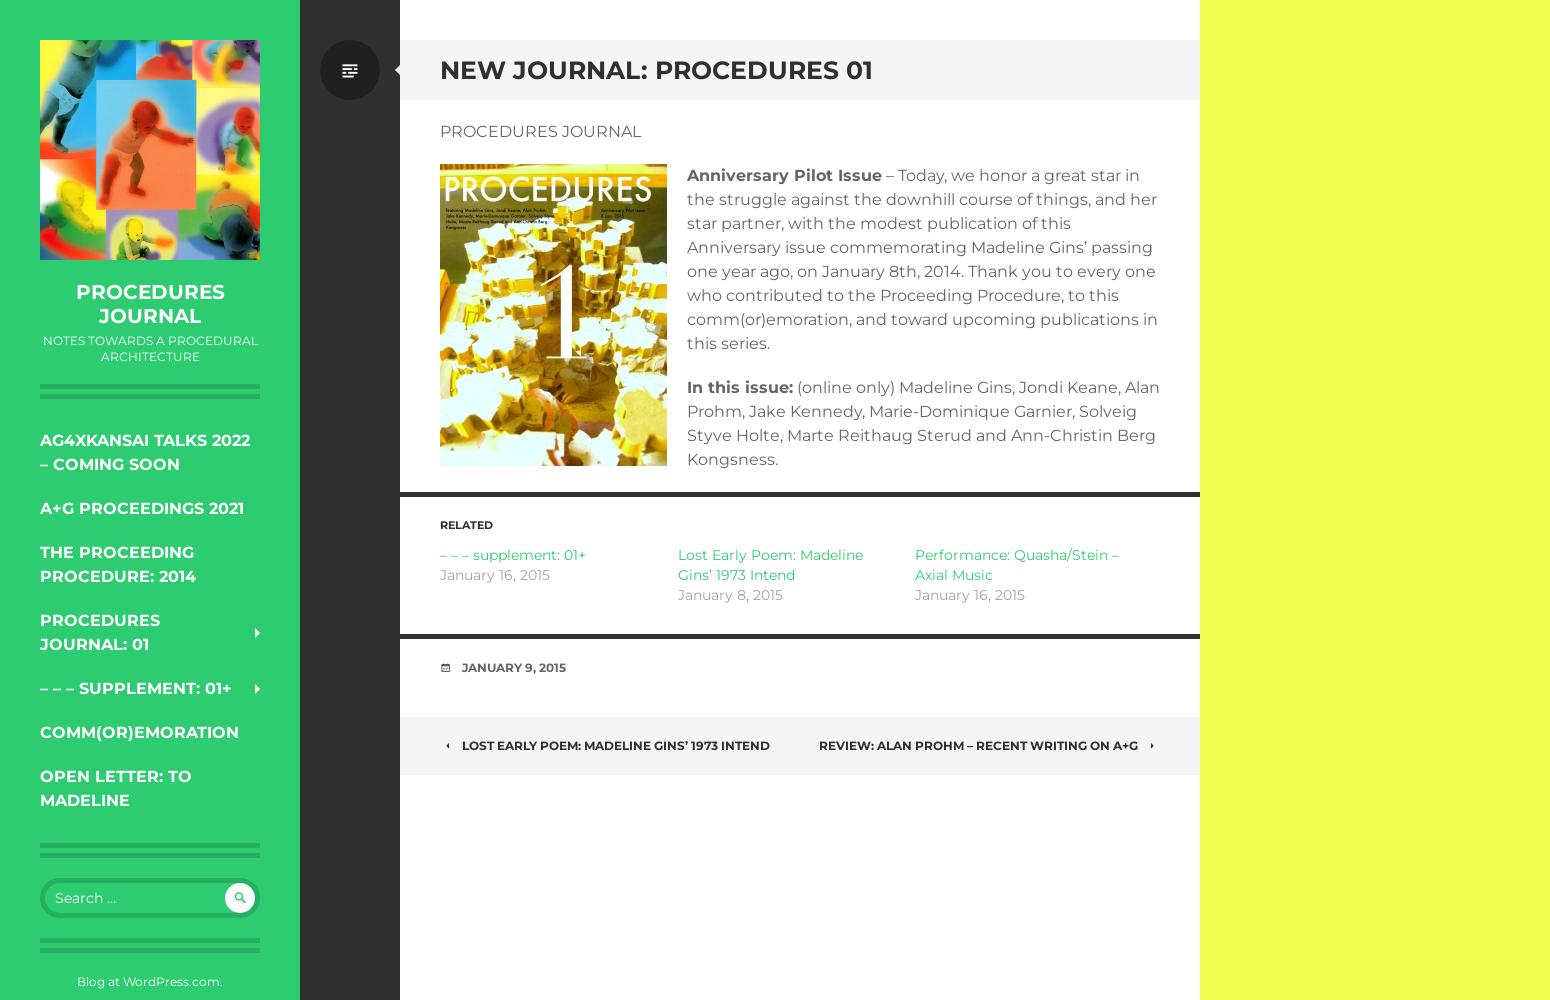 The image size is (1550, 1000). What do you see at coordinates (38, 451) in the screenshot?
I see `'AG4xKANSAI Talks 2022 – coming soon'` at bounding box center [38, 451].